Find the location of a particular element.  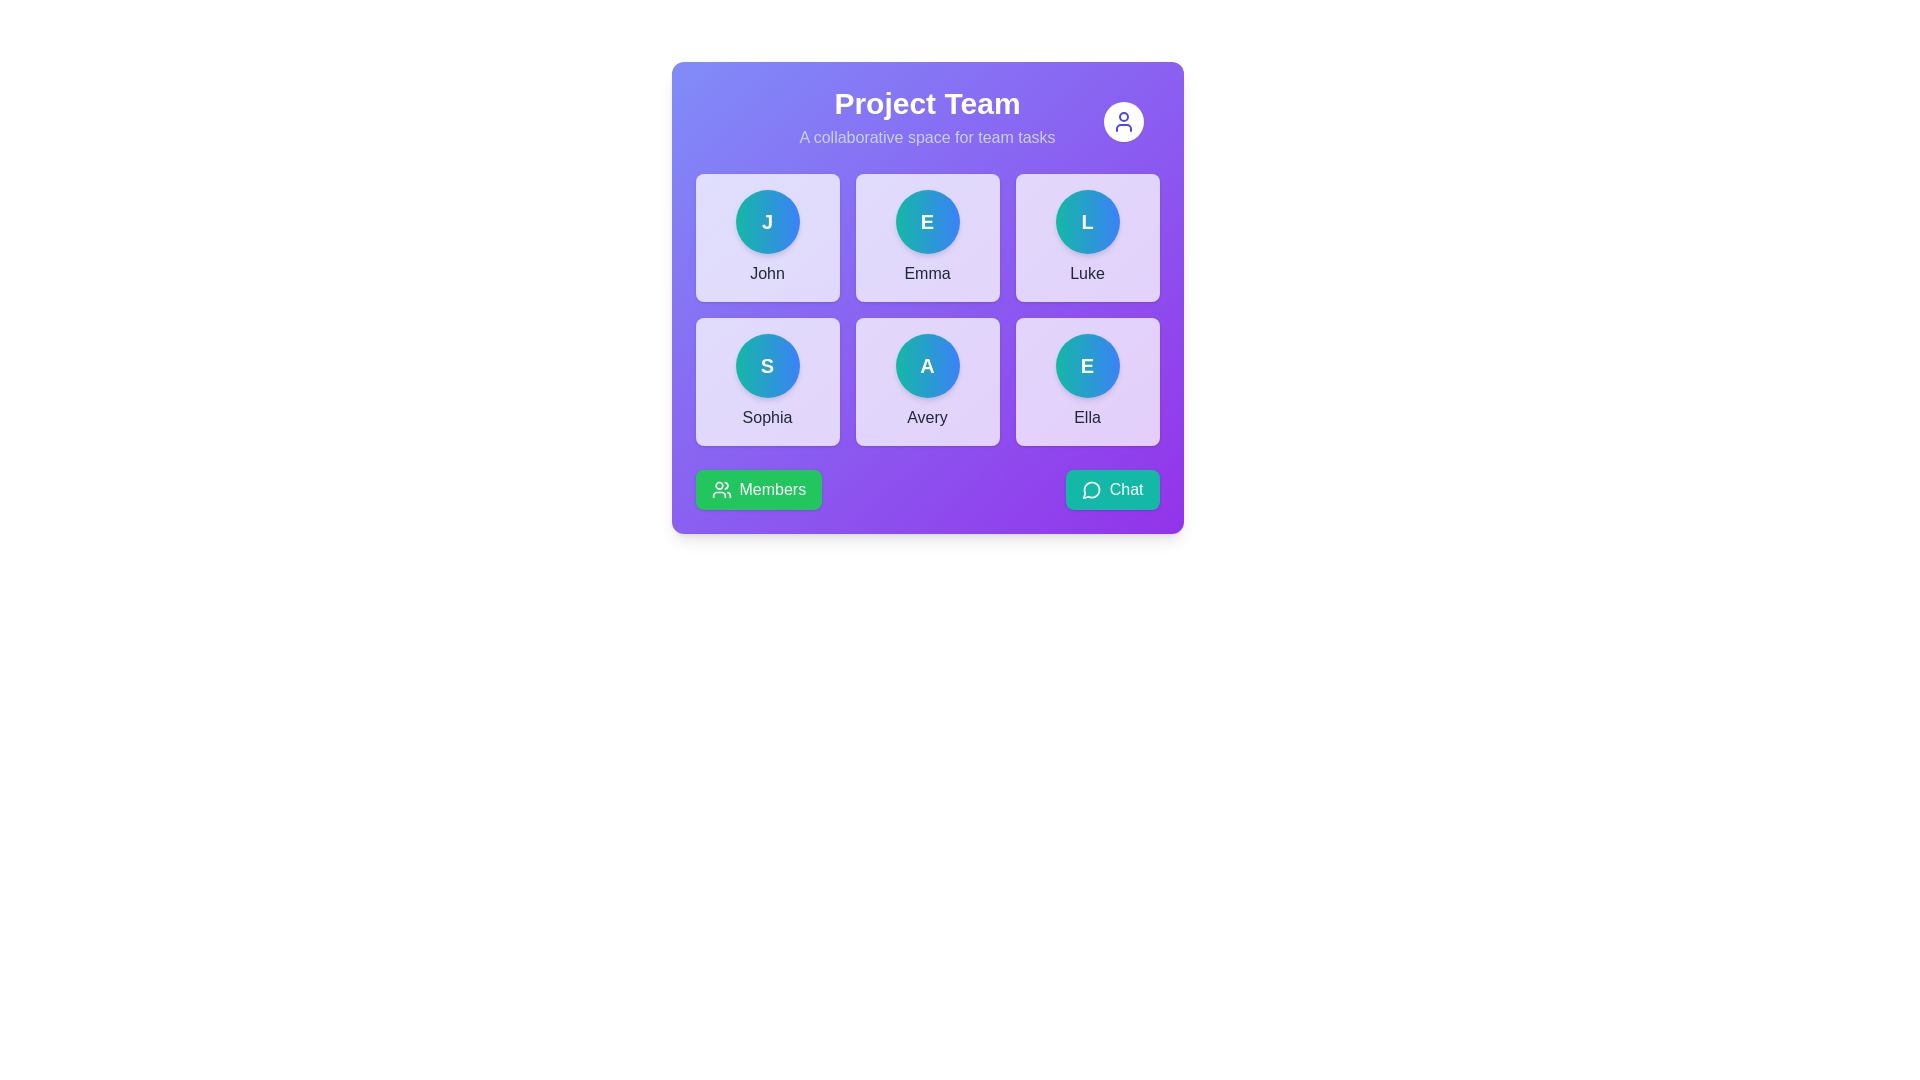

the 'Members' button icon located is located at coordinates (720, 489).